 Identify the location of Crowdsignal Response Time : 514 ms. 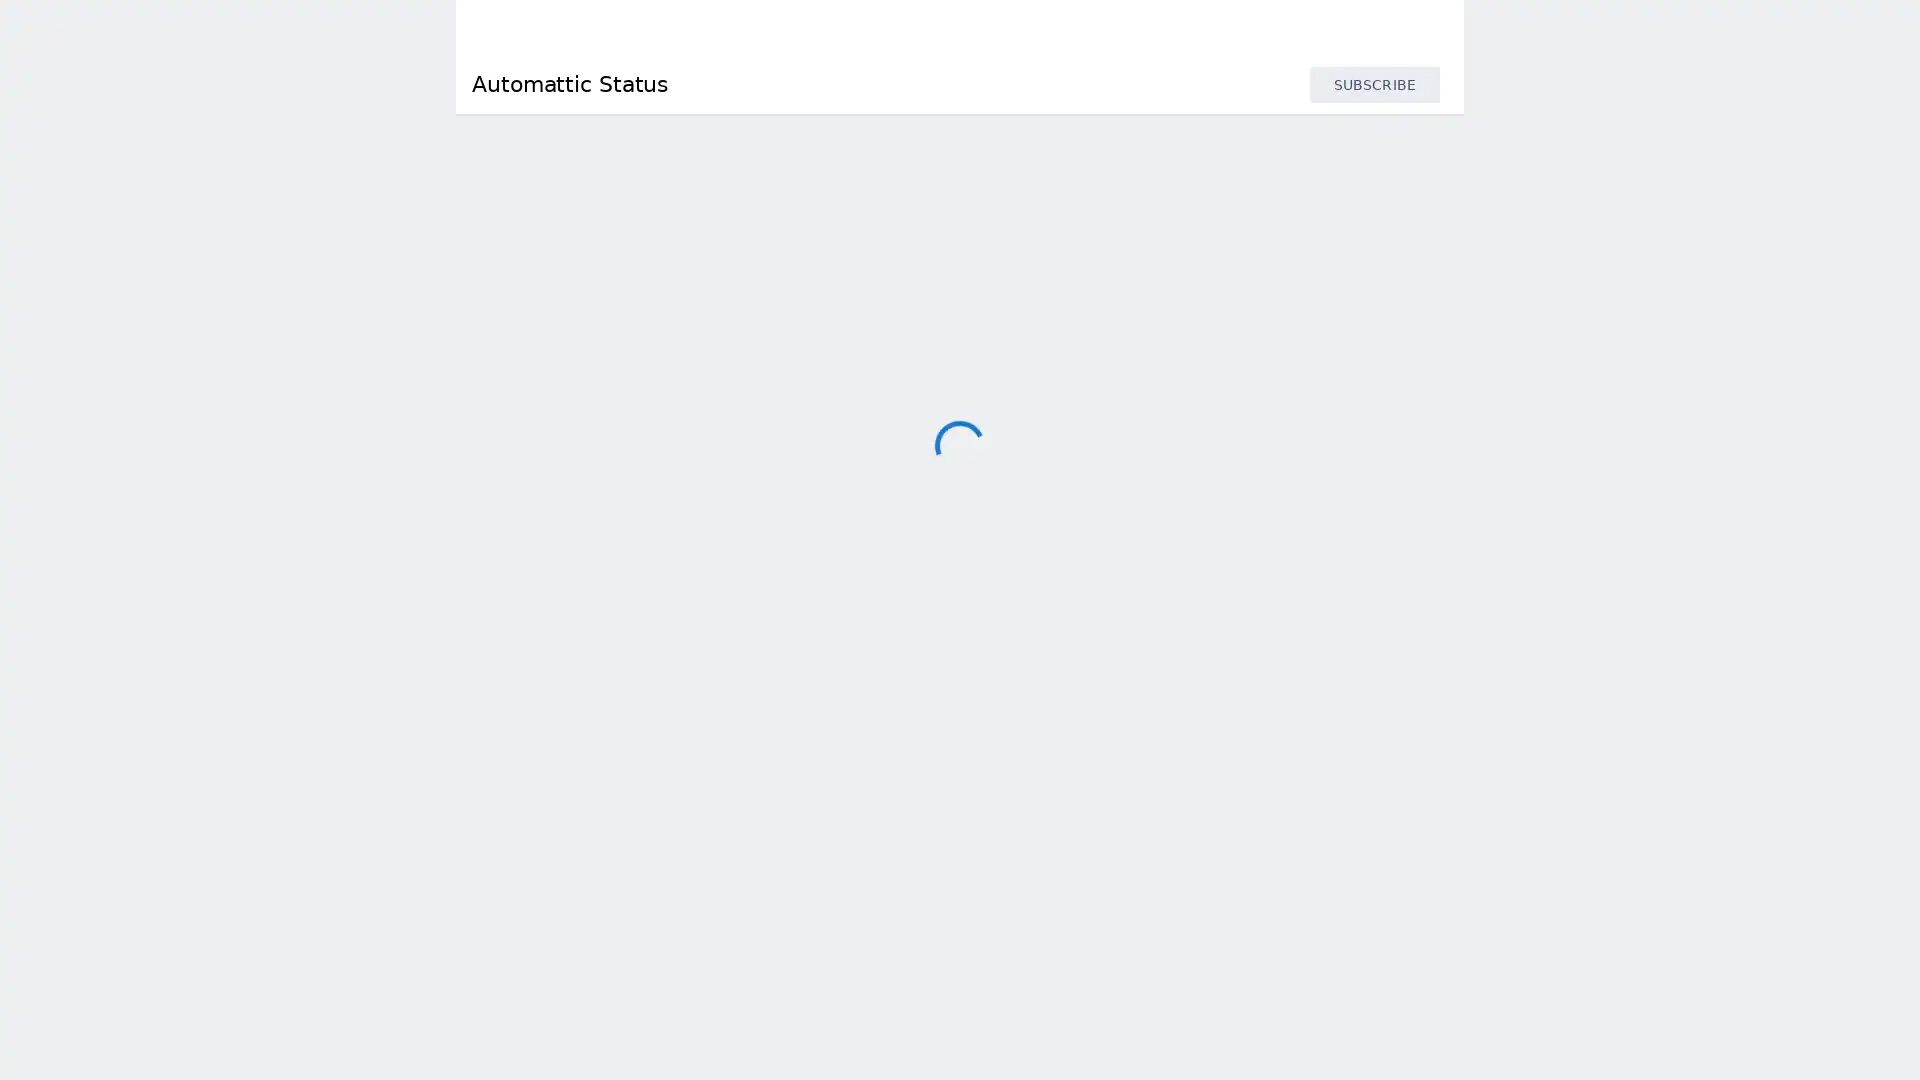
(838, 470).